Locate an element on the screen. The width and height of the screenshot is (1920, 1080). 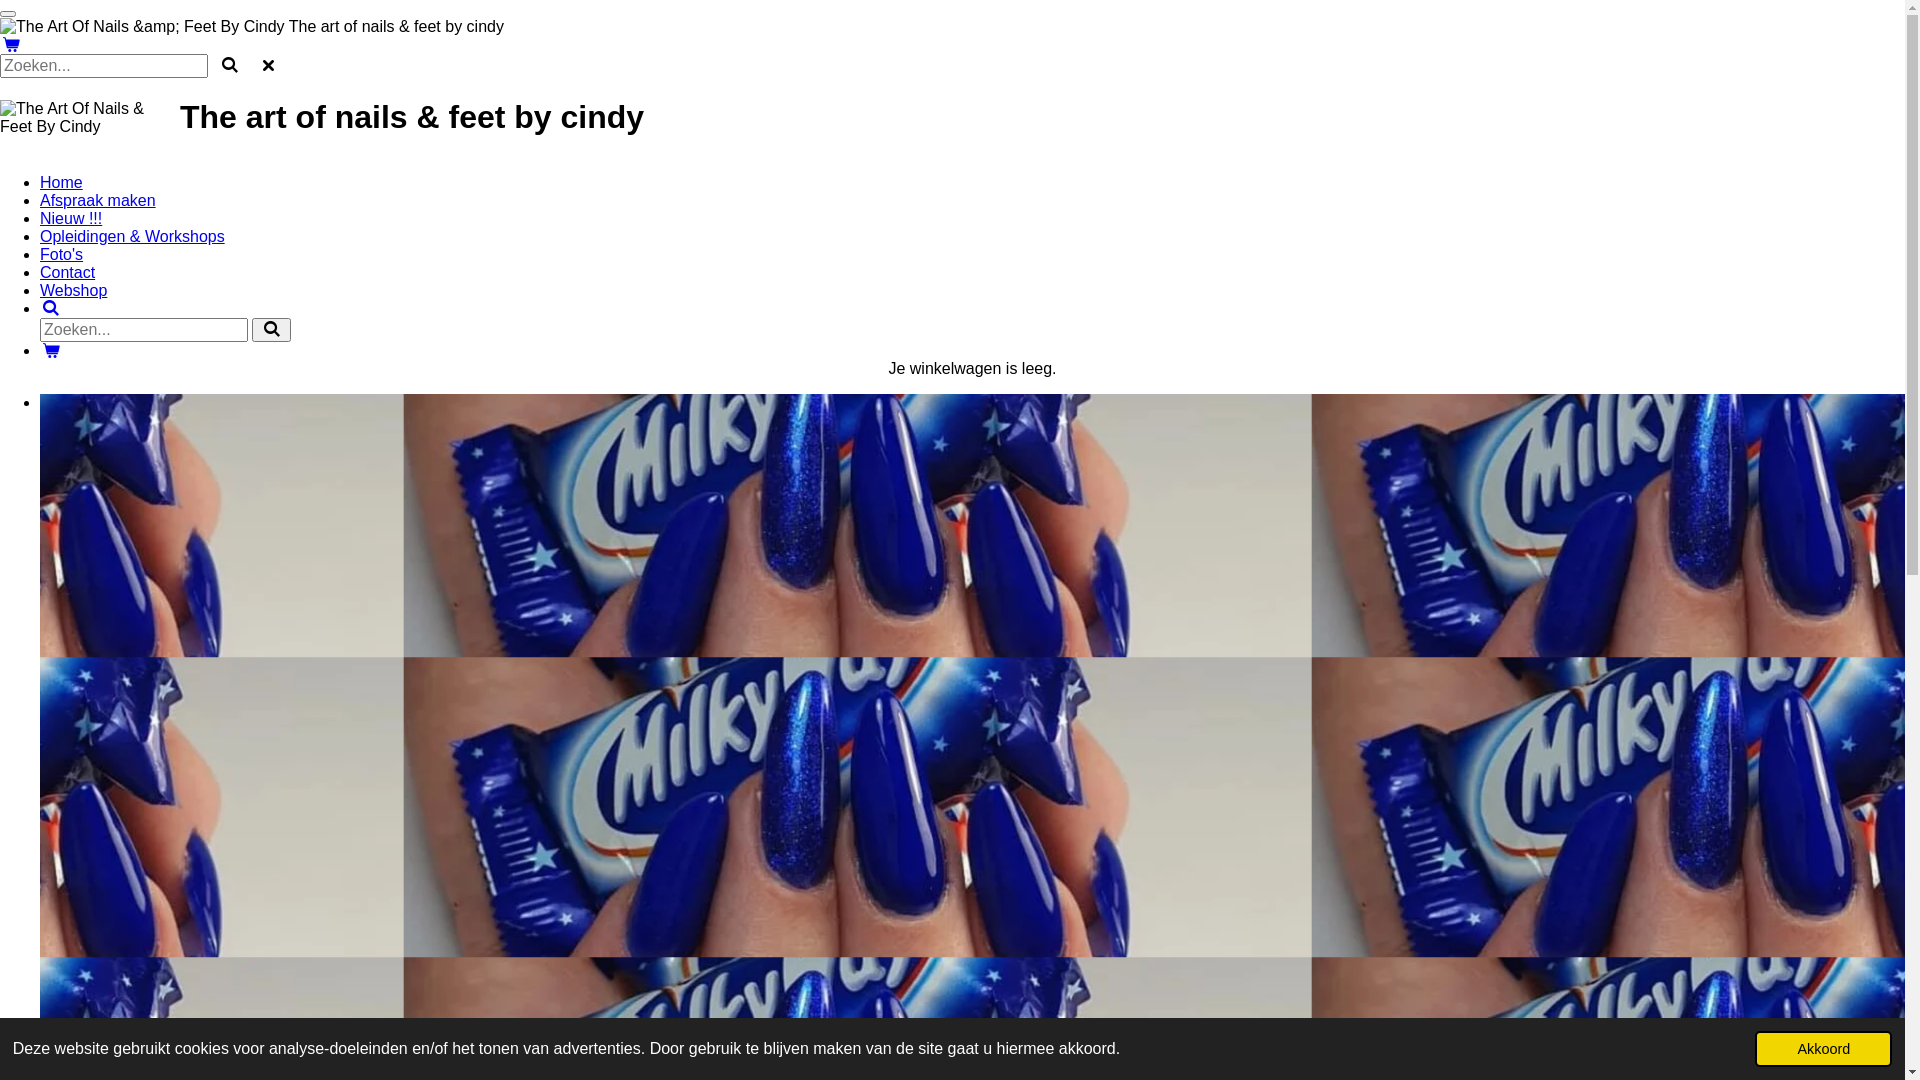
'The Art Of Nails & Feet By Cindy' is located at coordinates (0, 118).